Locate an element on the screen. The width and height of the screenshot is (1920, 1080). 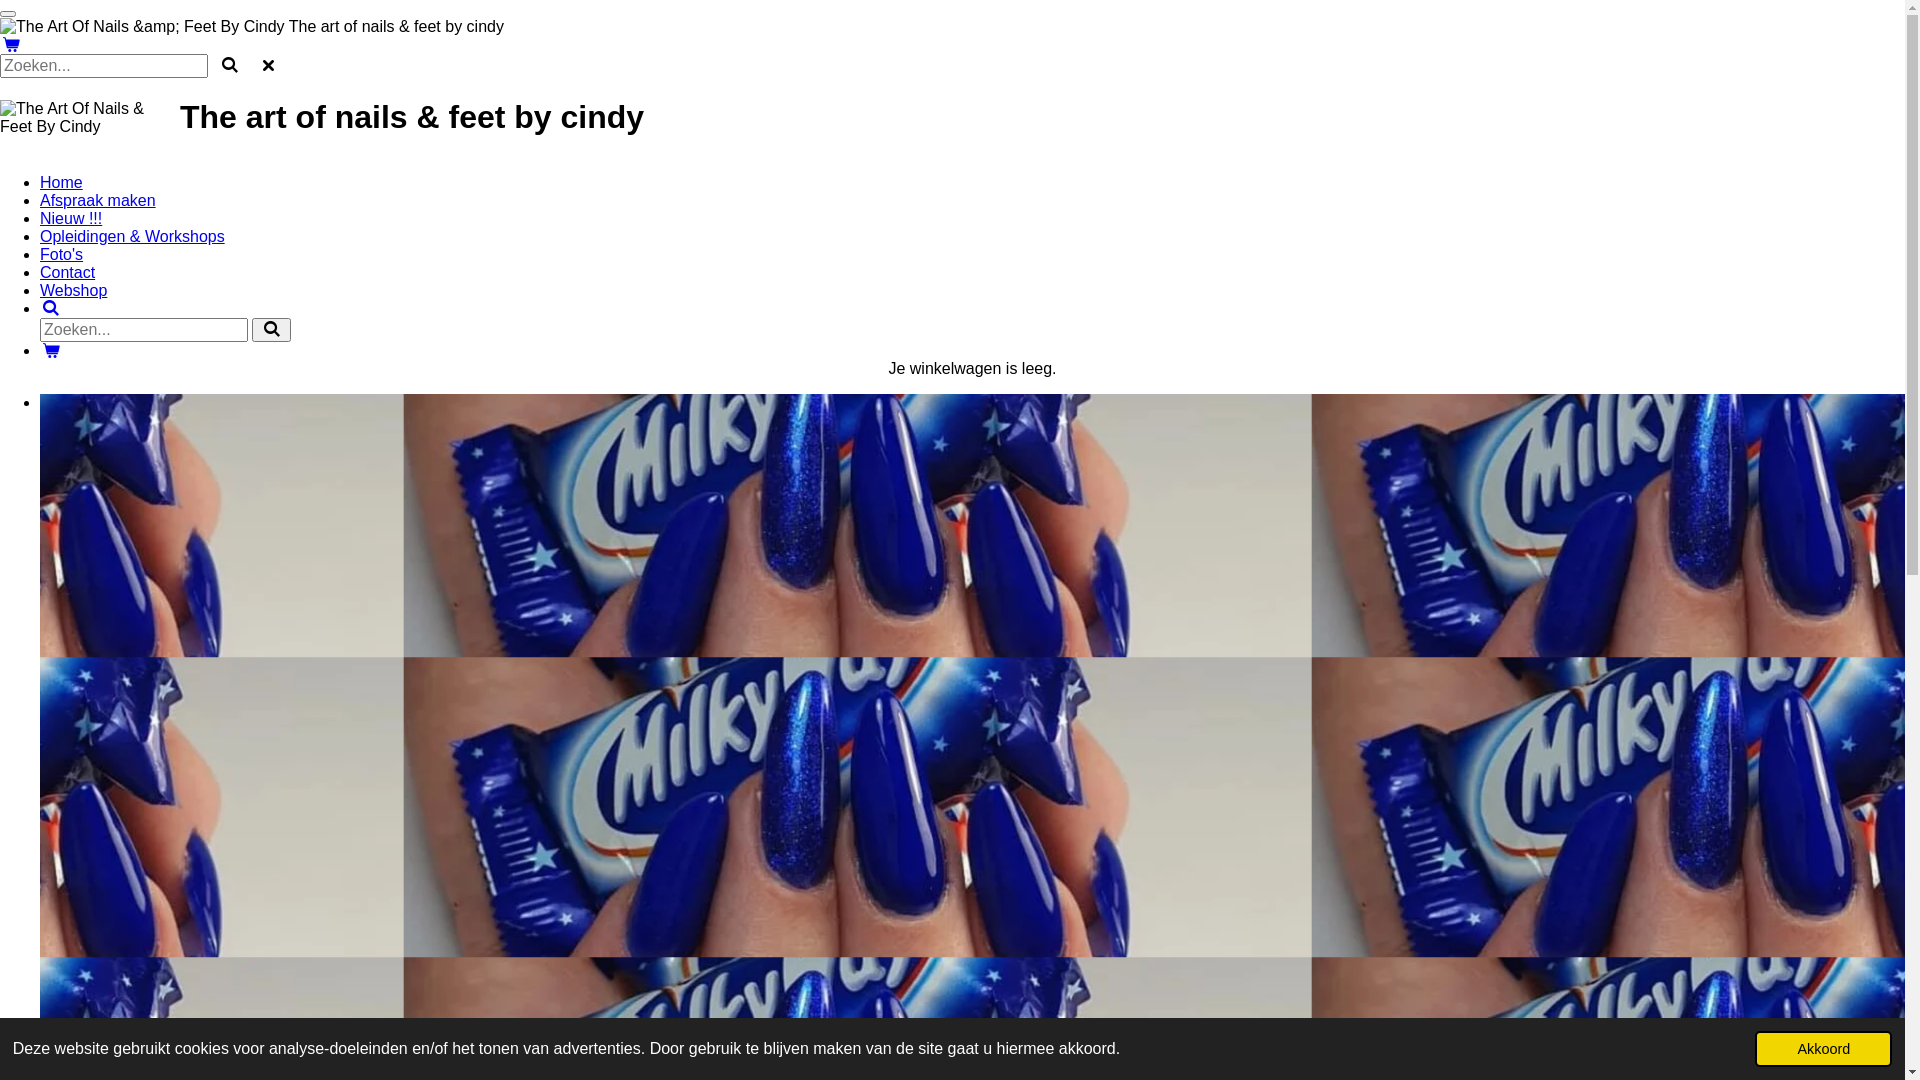
'The Art Of Nails & Feet By Cindy' is located at coordinates (0, 118).